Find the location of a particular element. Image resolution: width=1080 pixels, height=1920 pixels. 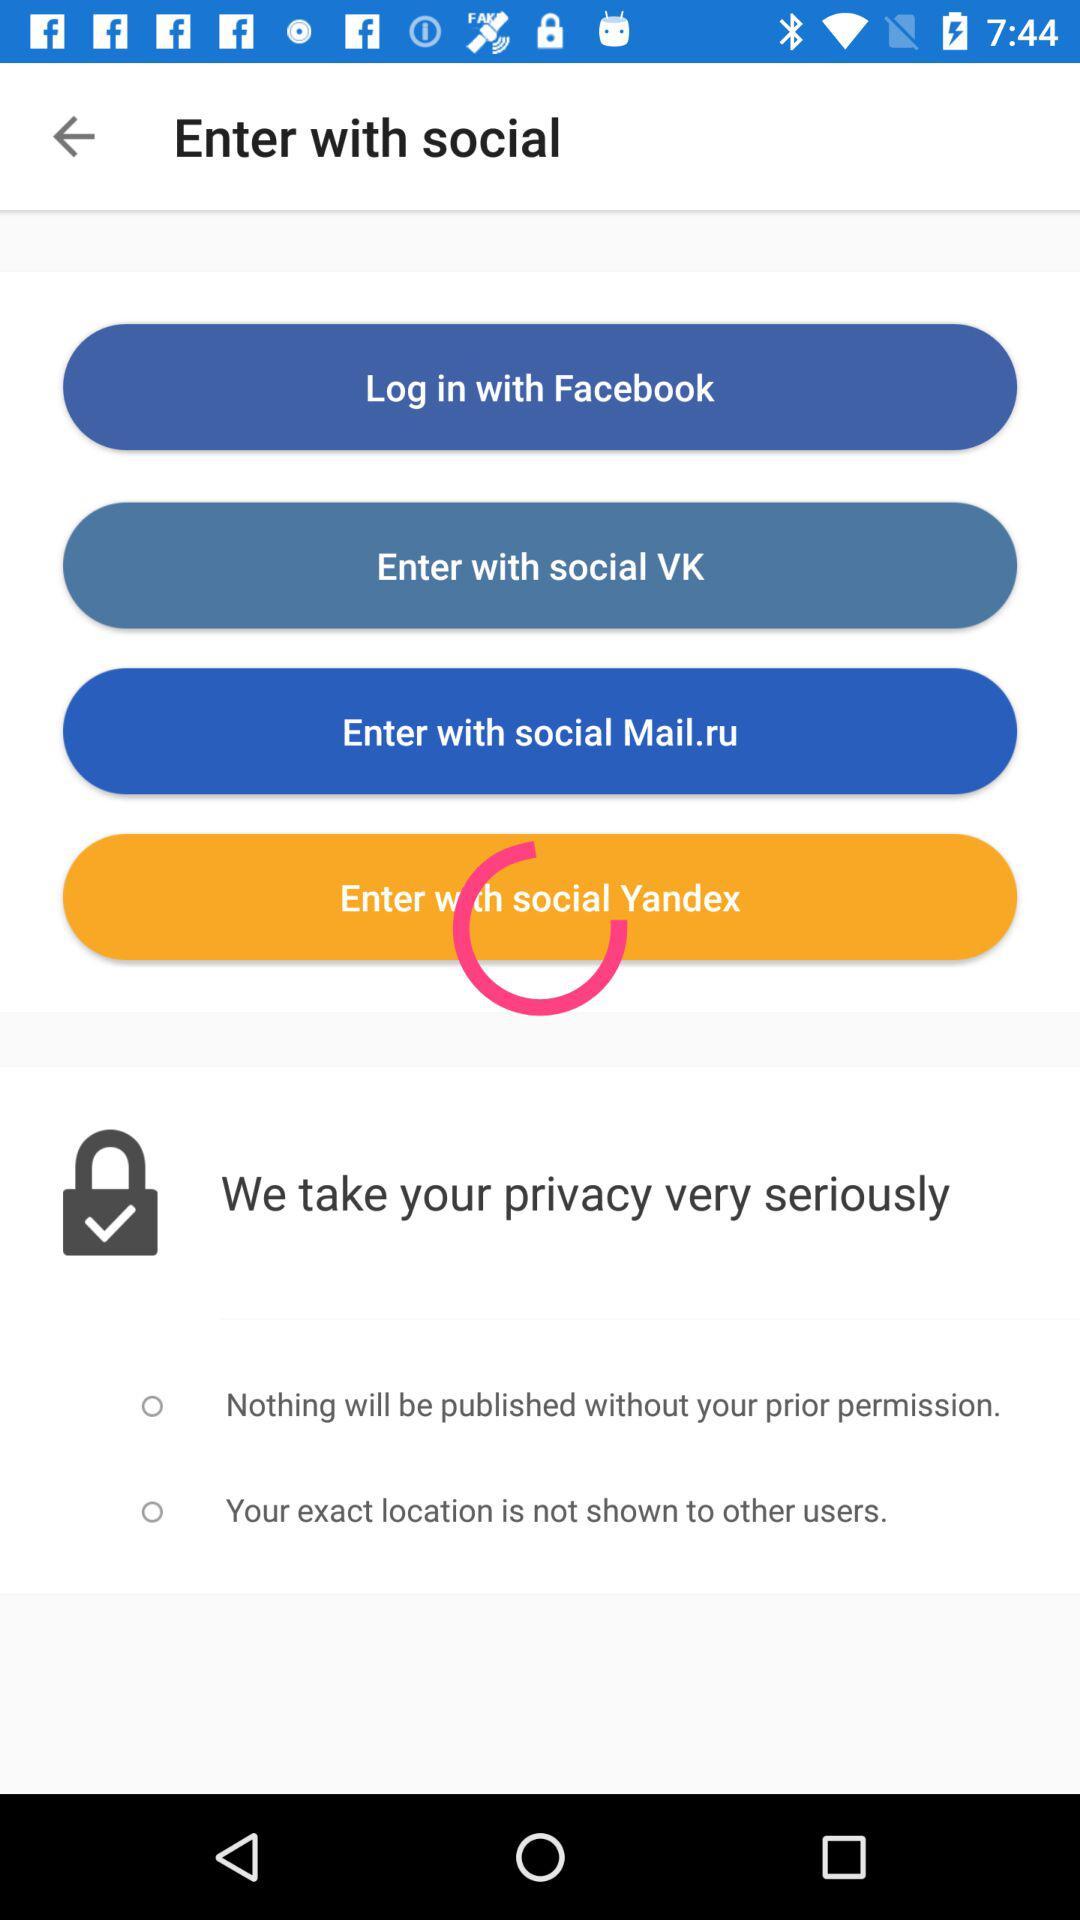

icon above the enter with social item is located at coordinates (540, 387).